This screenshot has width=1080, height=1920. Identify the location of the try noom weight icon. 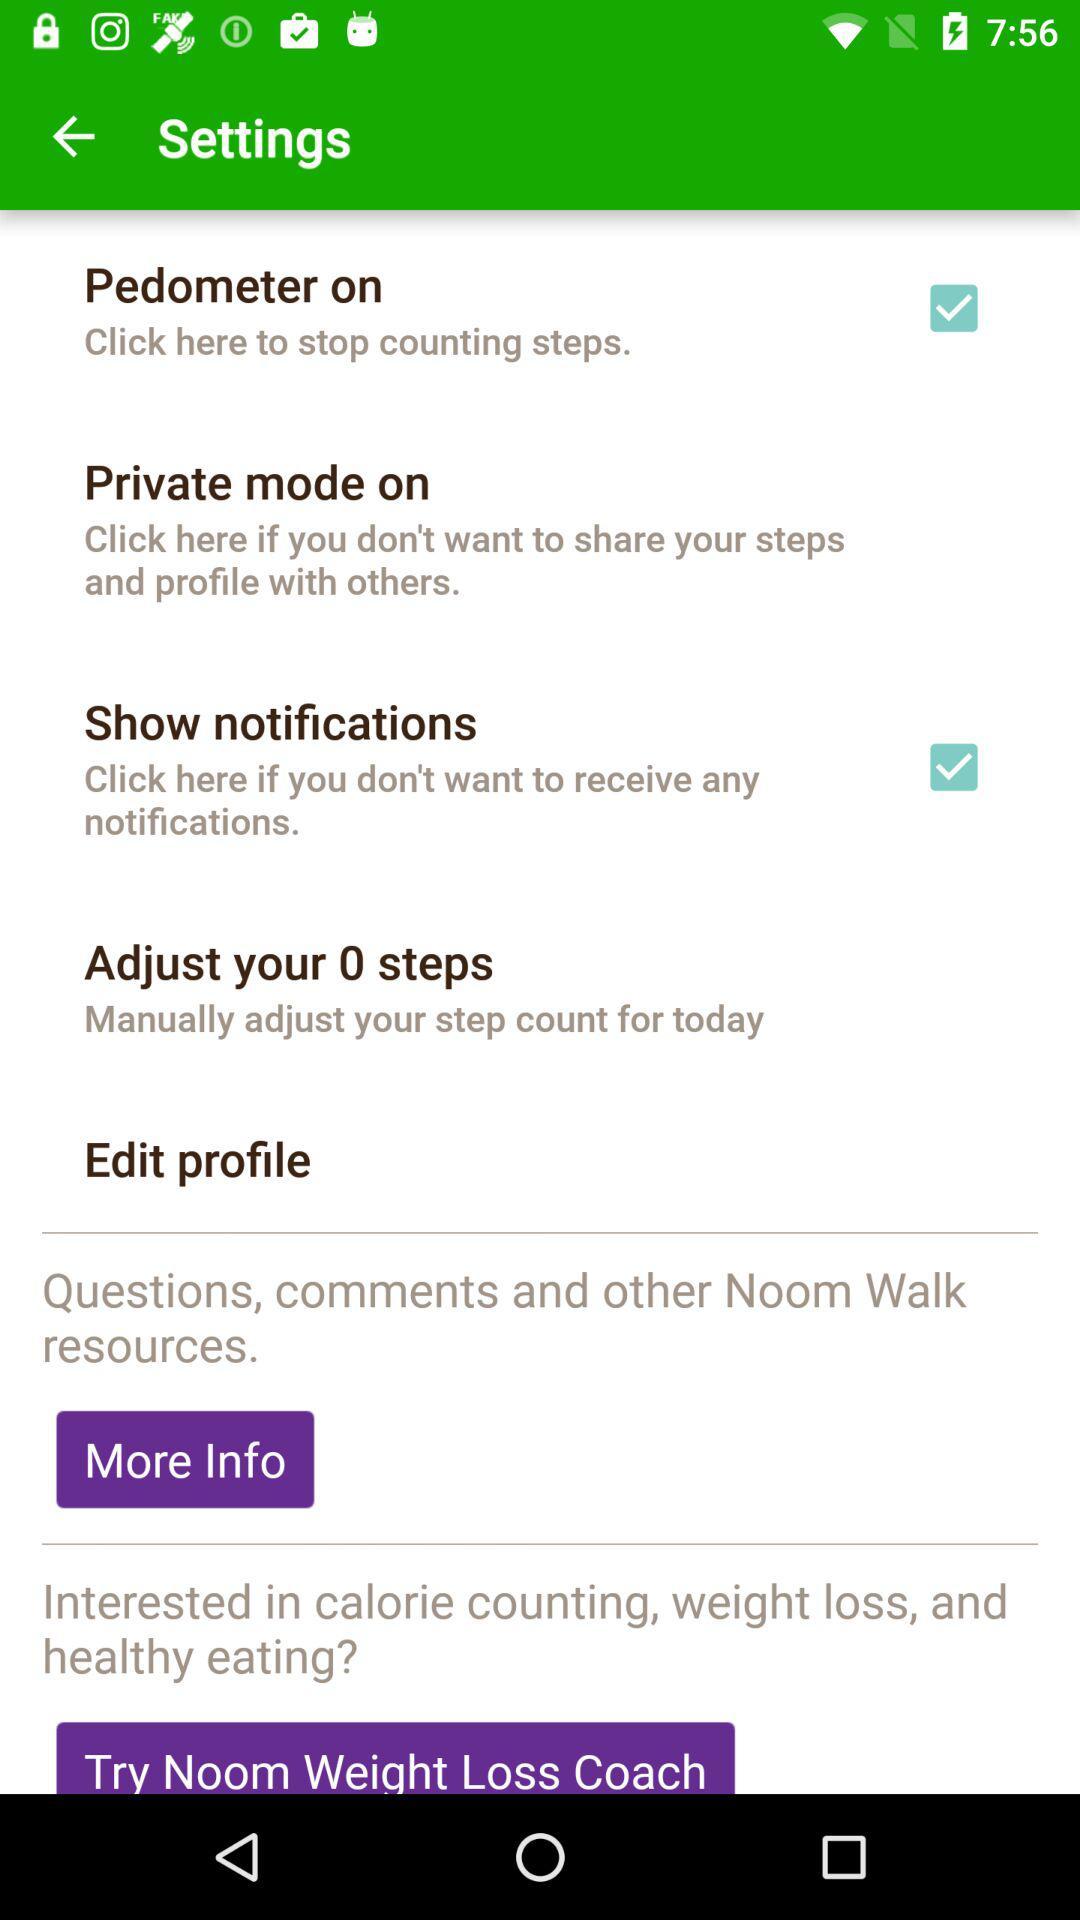
(395, 1749).